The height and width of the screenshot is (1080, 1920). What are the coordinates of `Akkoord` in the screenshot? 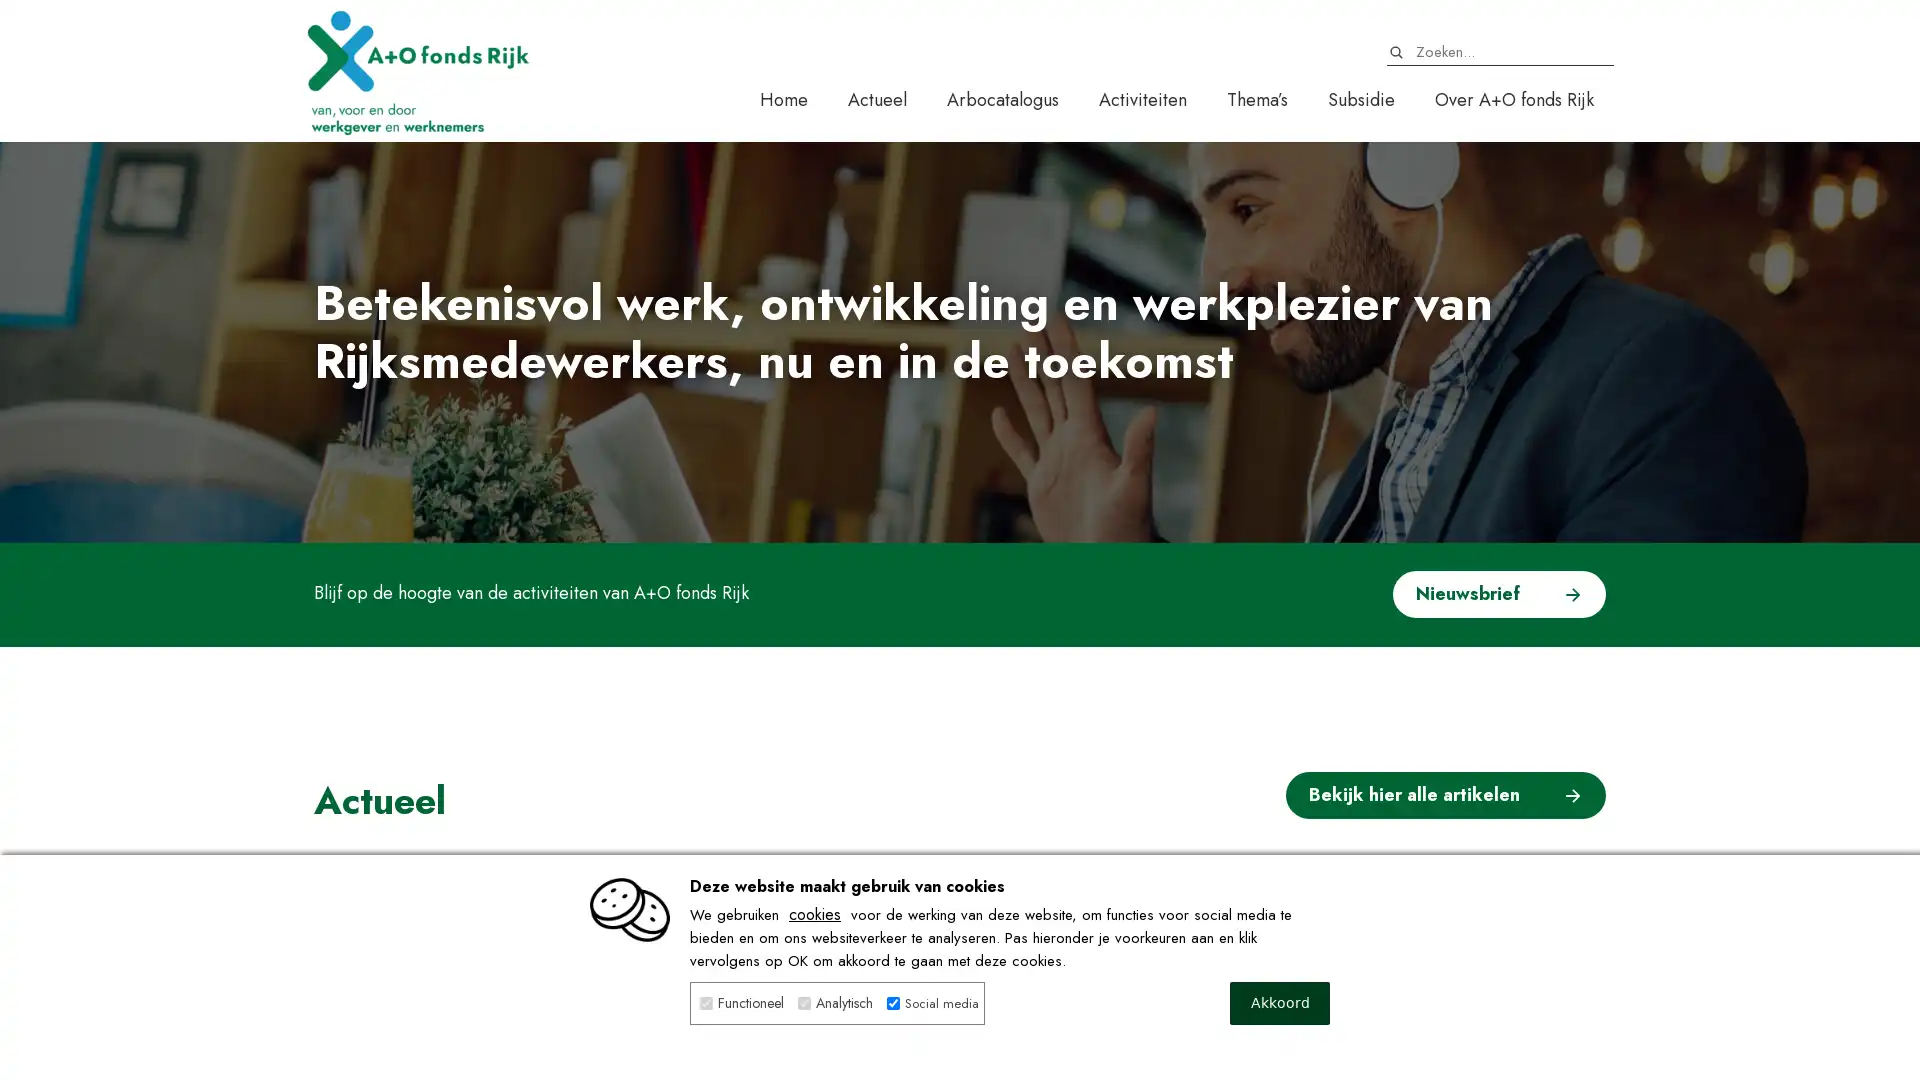 It's located at (1280, 1003).